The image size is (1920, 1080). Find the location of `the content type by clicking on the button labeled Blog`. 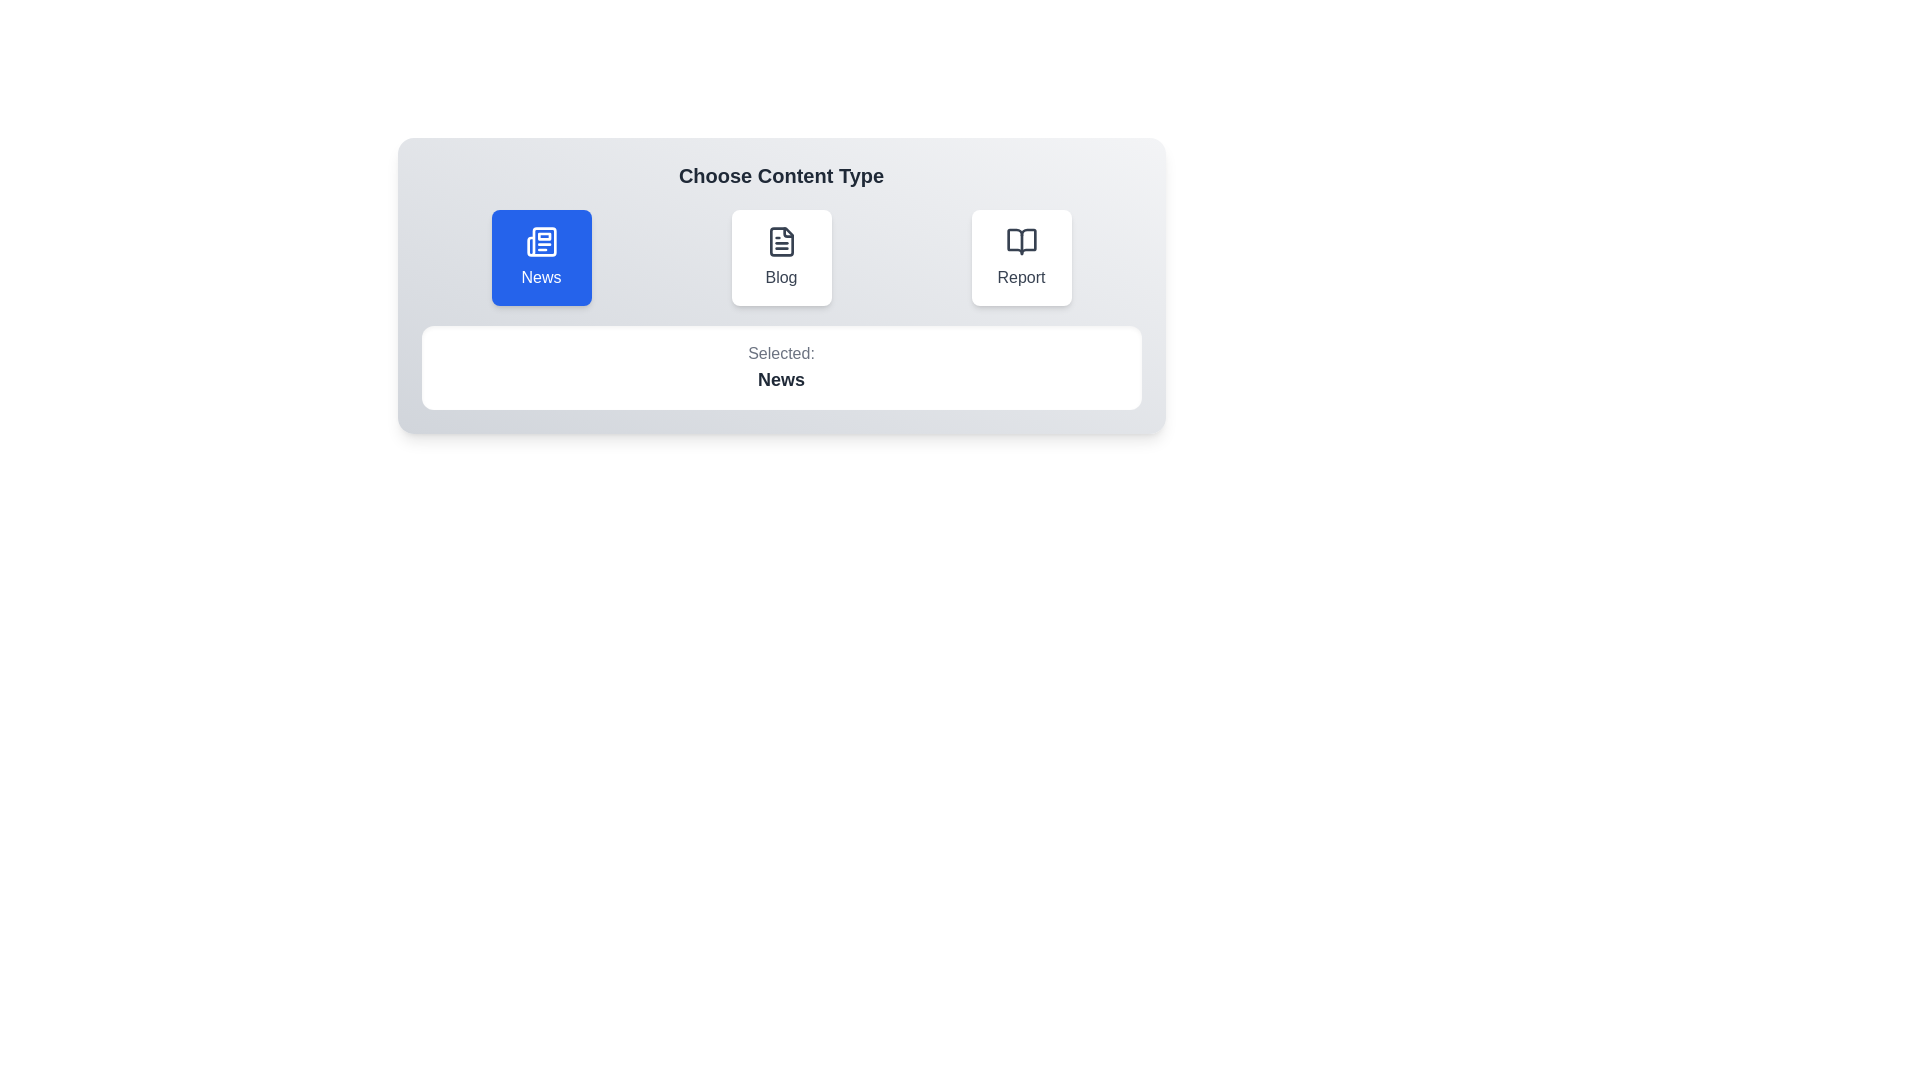

the content type by clicking on the button labeled Blog is located at coordinates (780, 257).